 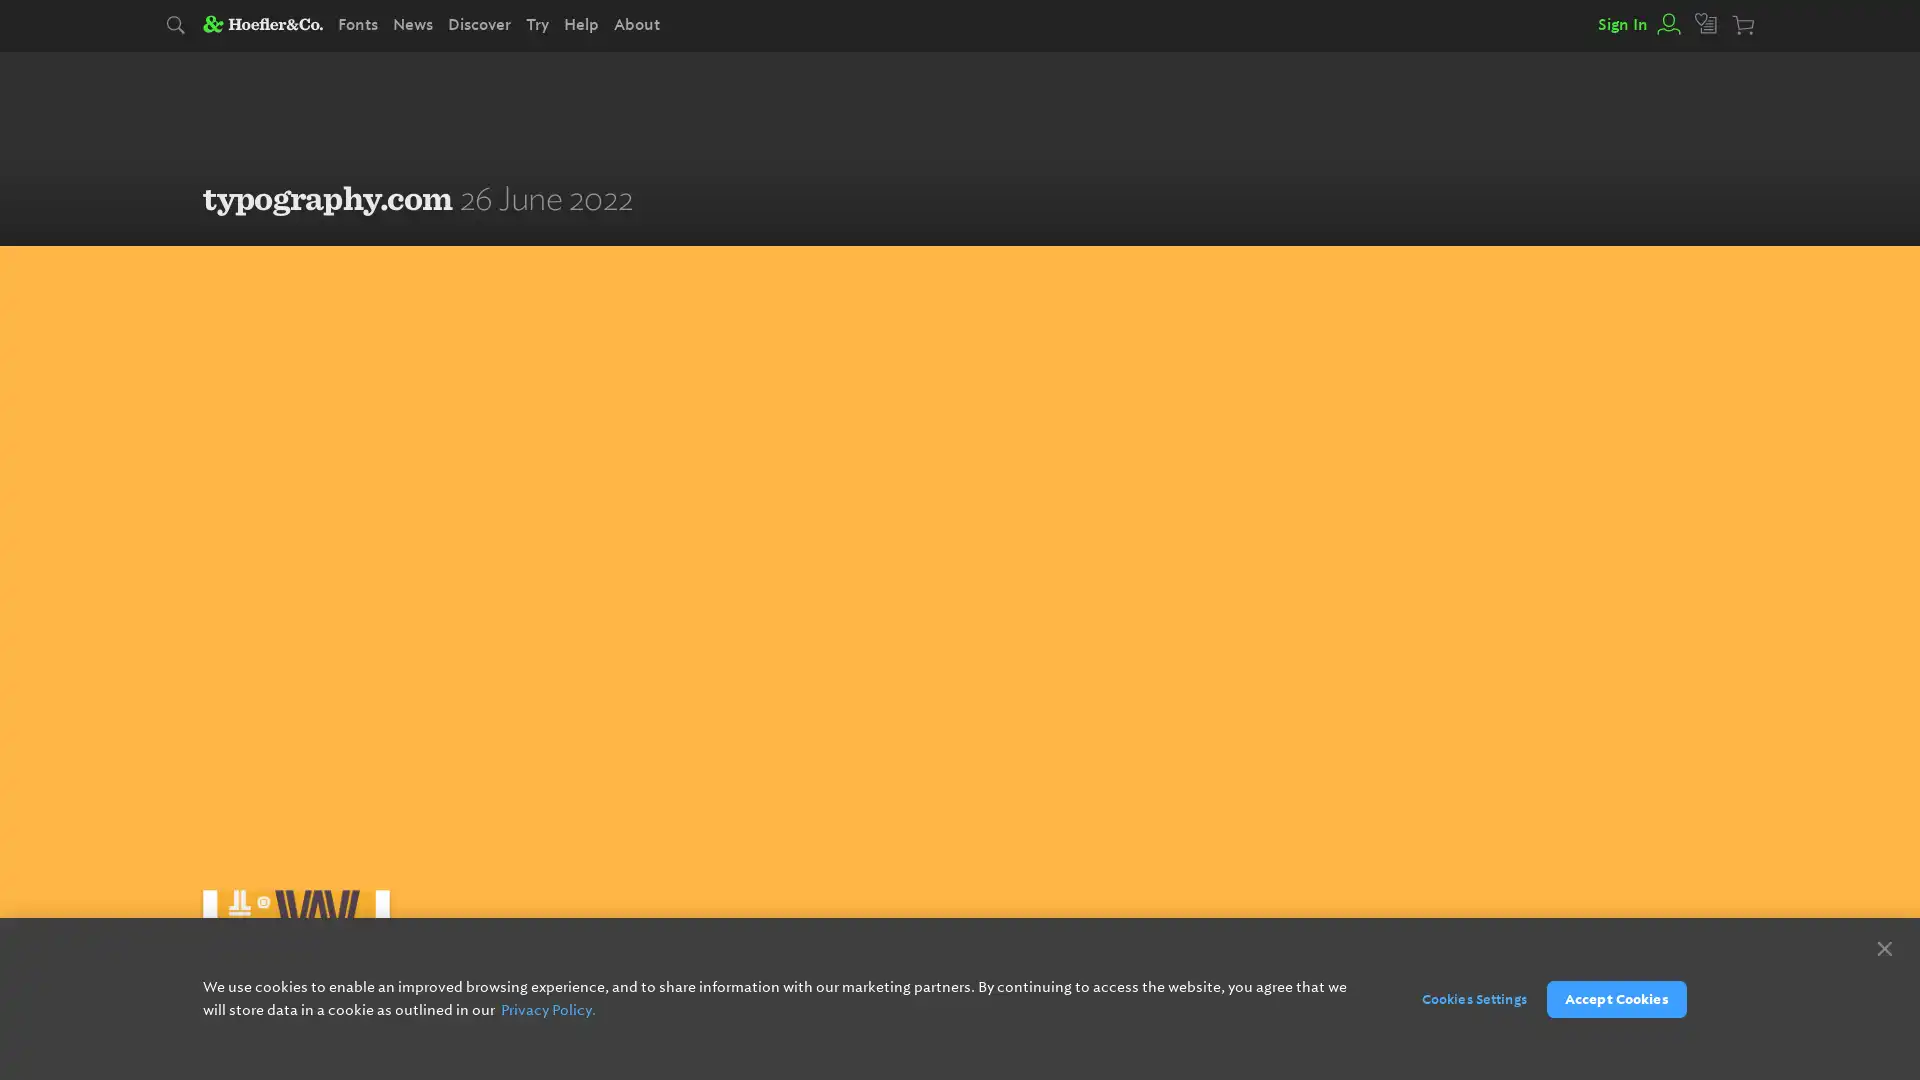 What do you see at coordinates (177, 26) in the screenshot?
I see `Search typography.com` at bounding box center [177, 26].